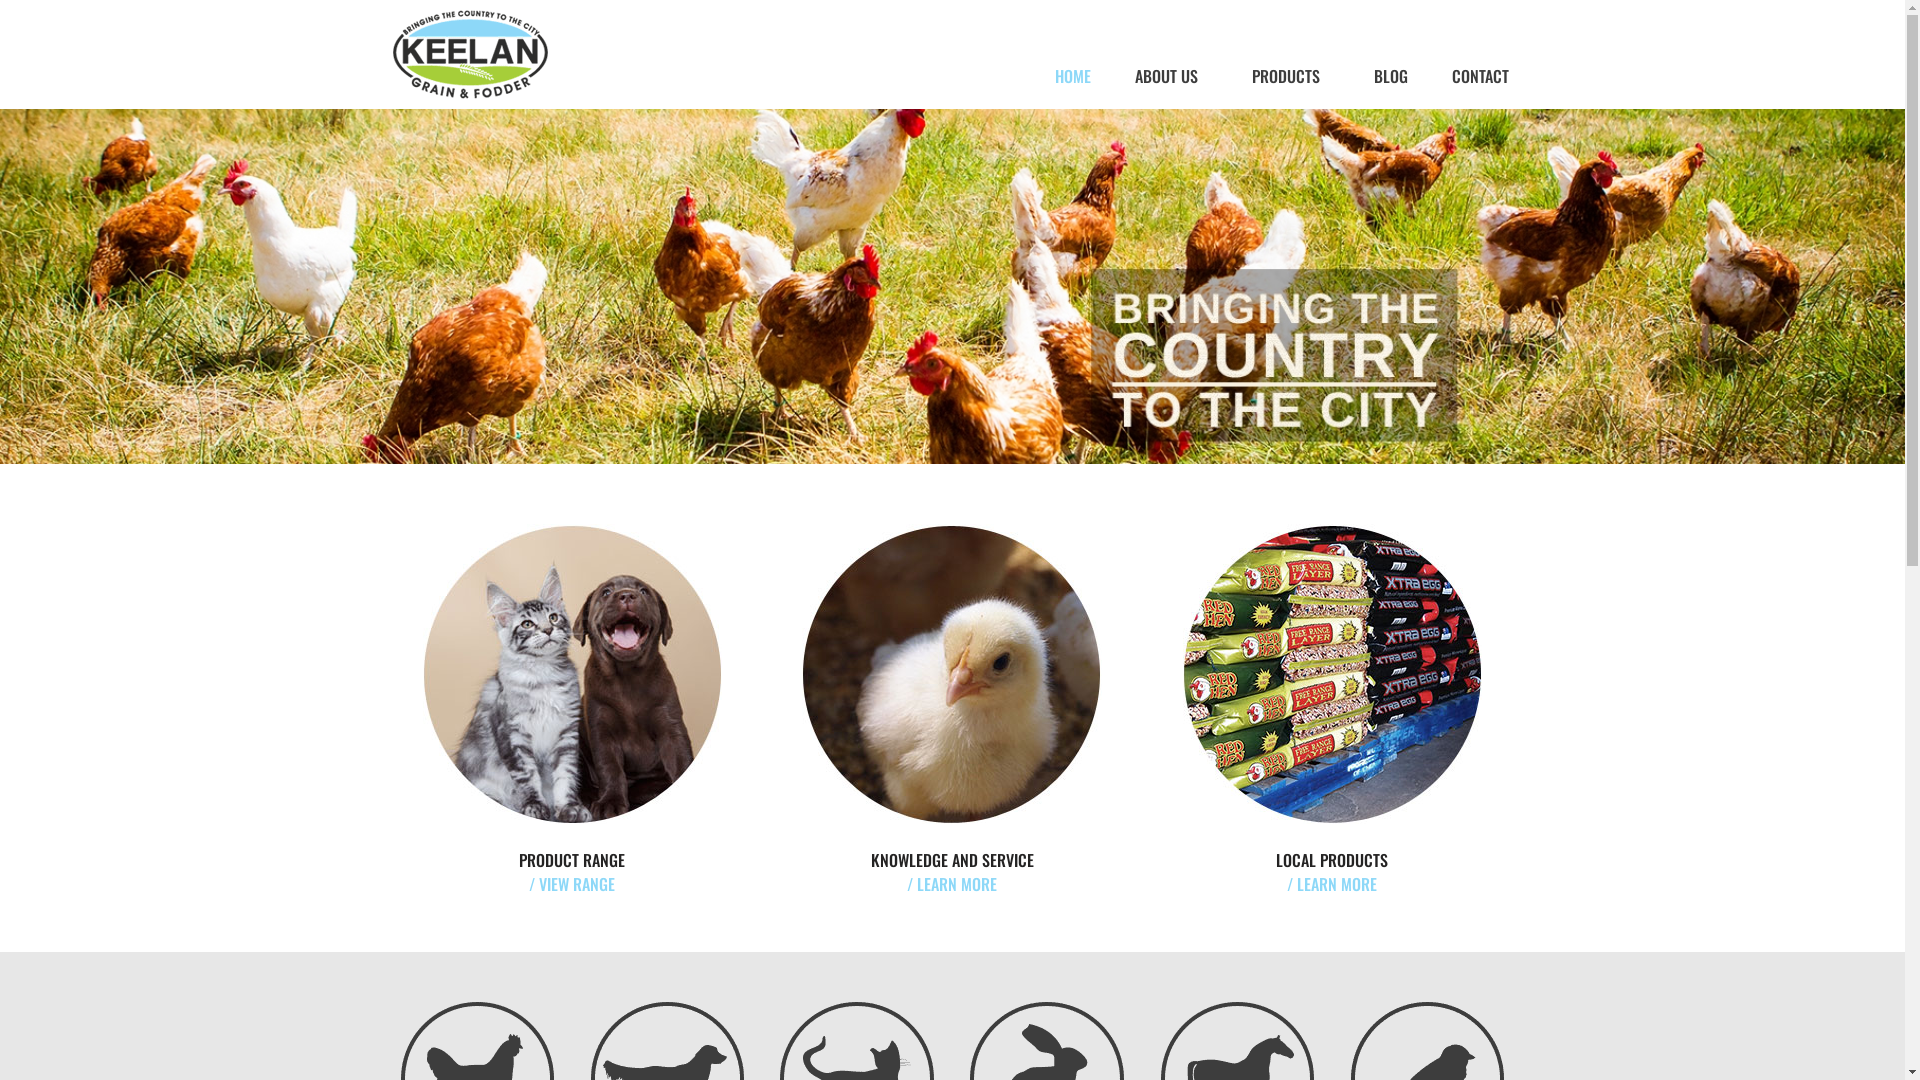 The height and width of the screenshot is (1080, 1920). Describe the element at coordinates (1291, 75) in the screenshot. I see `'PRODUCTS'` at that location.